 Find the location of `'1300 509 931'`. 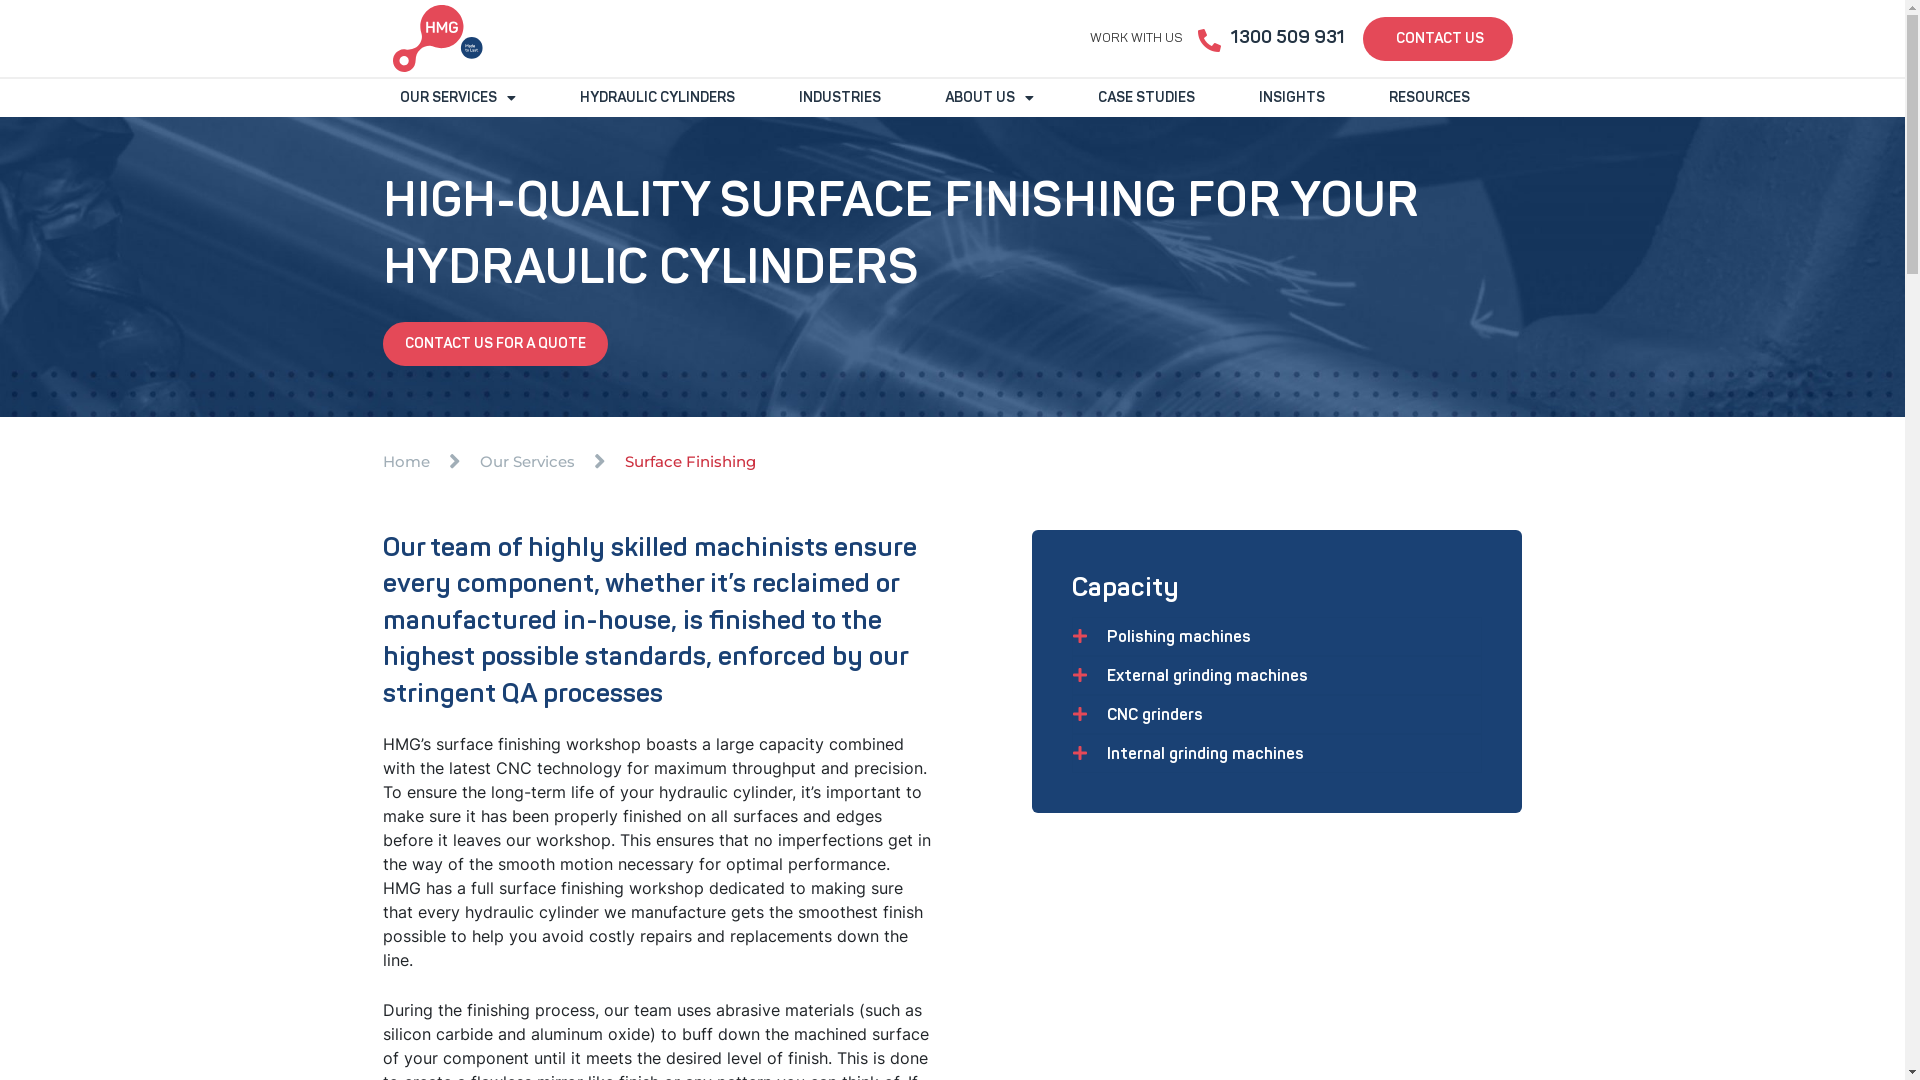

'1300 509 931' is located at coordinates (1286, 37).